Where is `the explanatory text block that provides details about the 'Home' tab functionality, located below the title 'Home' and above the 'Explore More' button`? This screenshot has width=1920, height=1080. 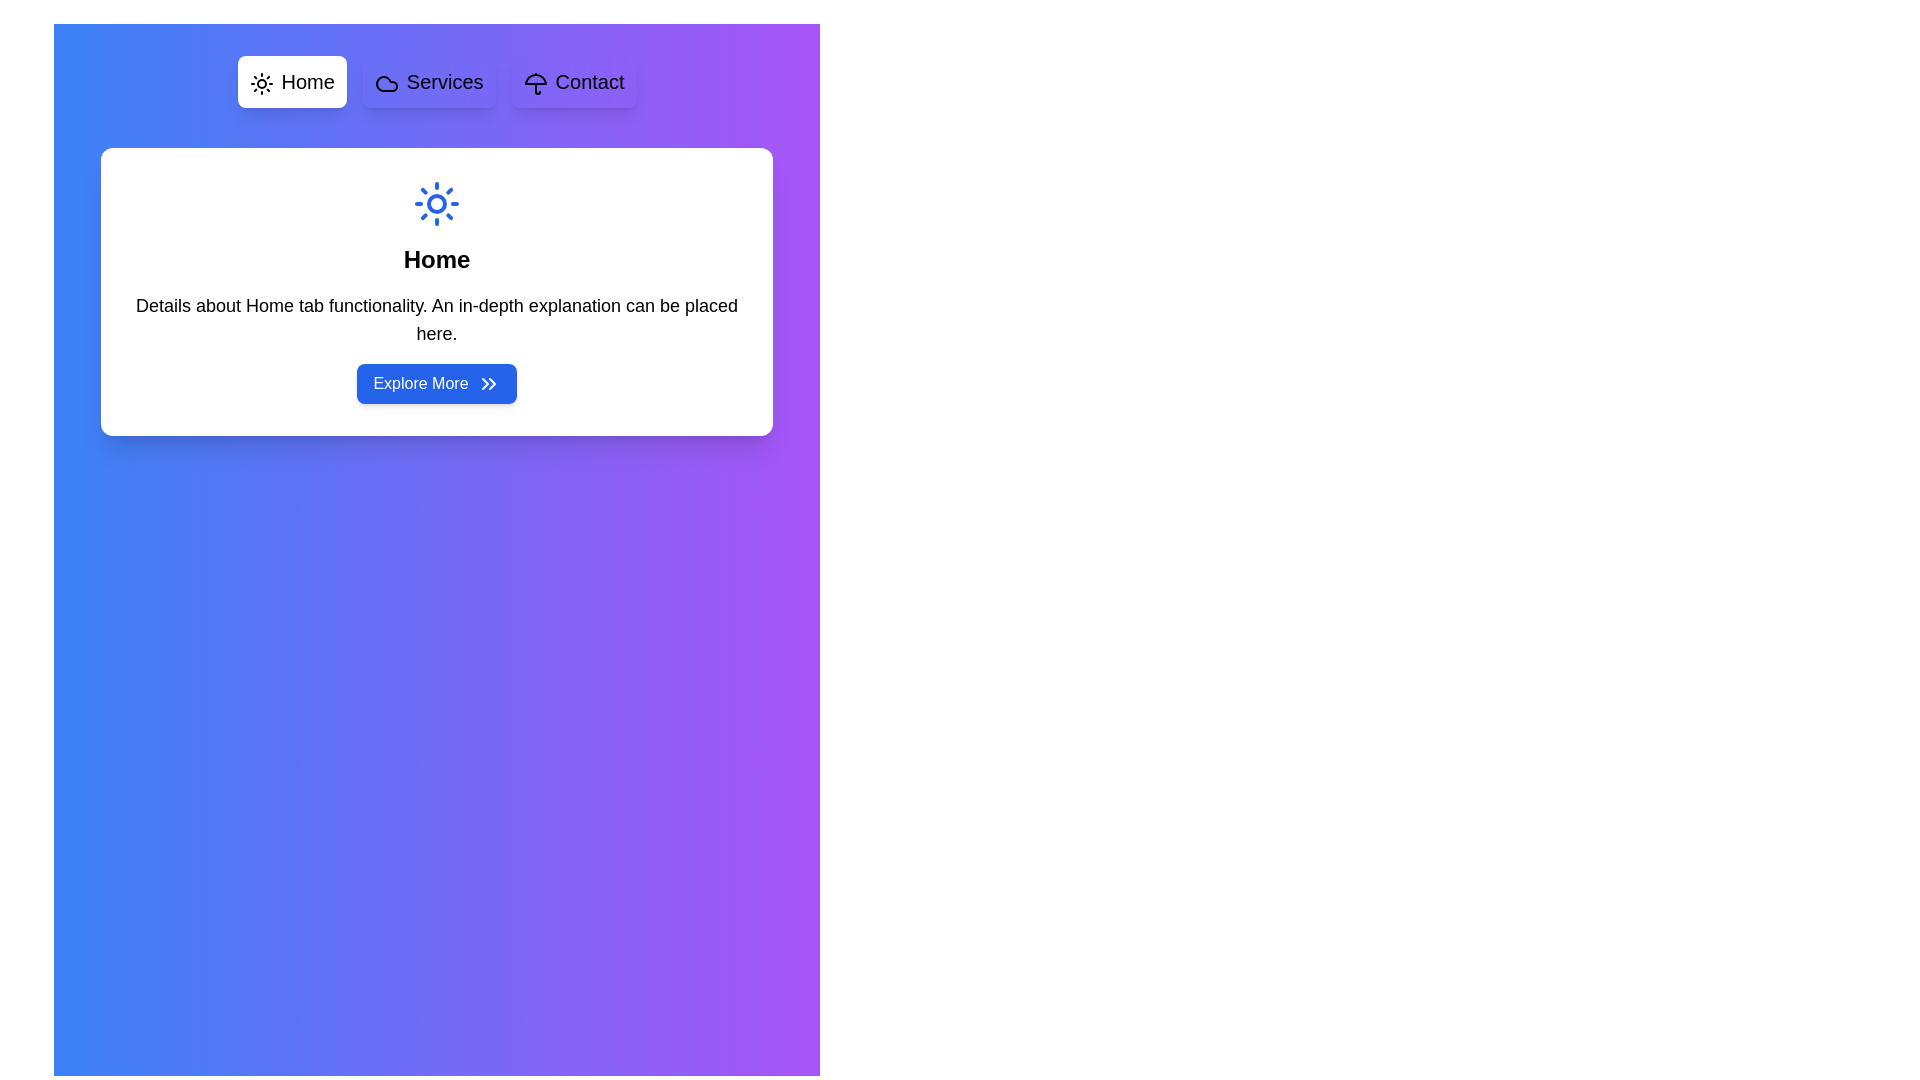
the explanatory text block that provides details about the 'Home' tab functionality, located below the title 'Home' and above the 'Explore More' button is located at coordinates (435, 319).